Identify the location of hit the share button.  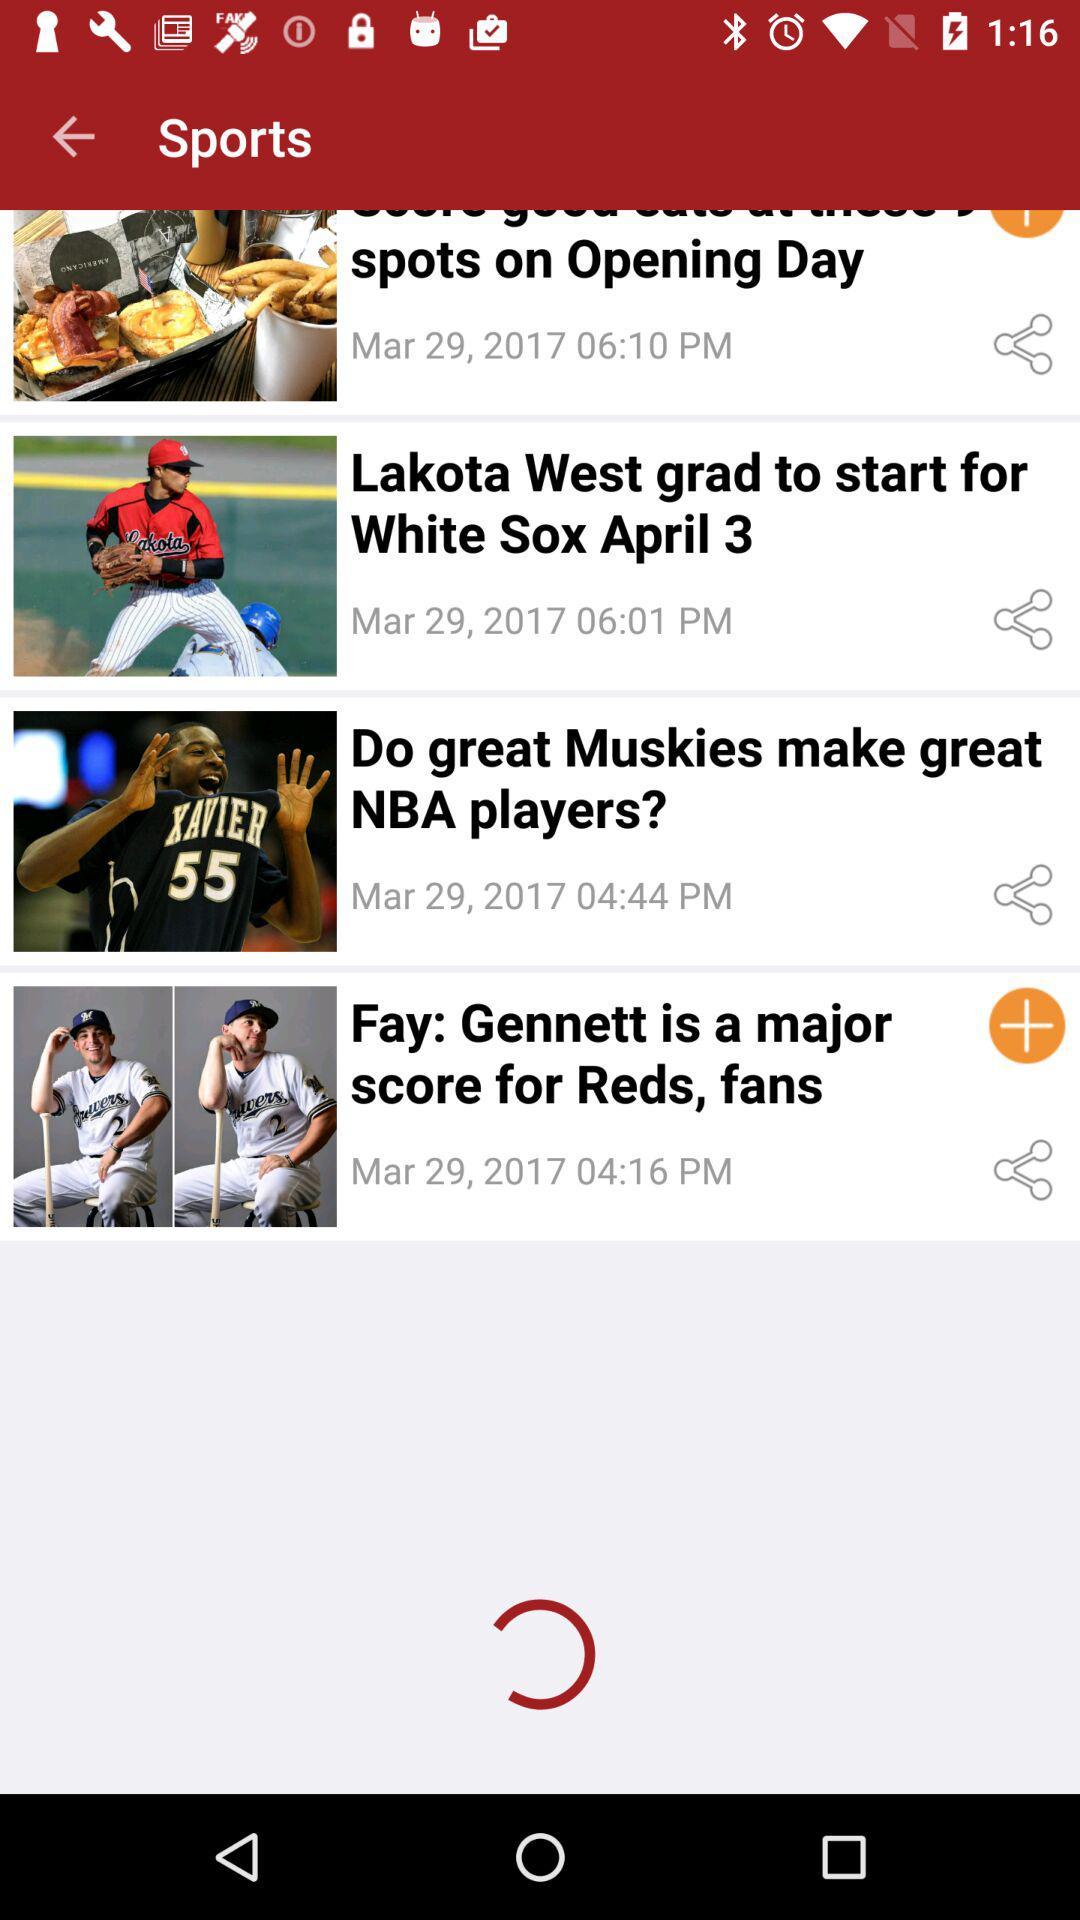
(1027, 1170).